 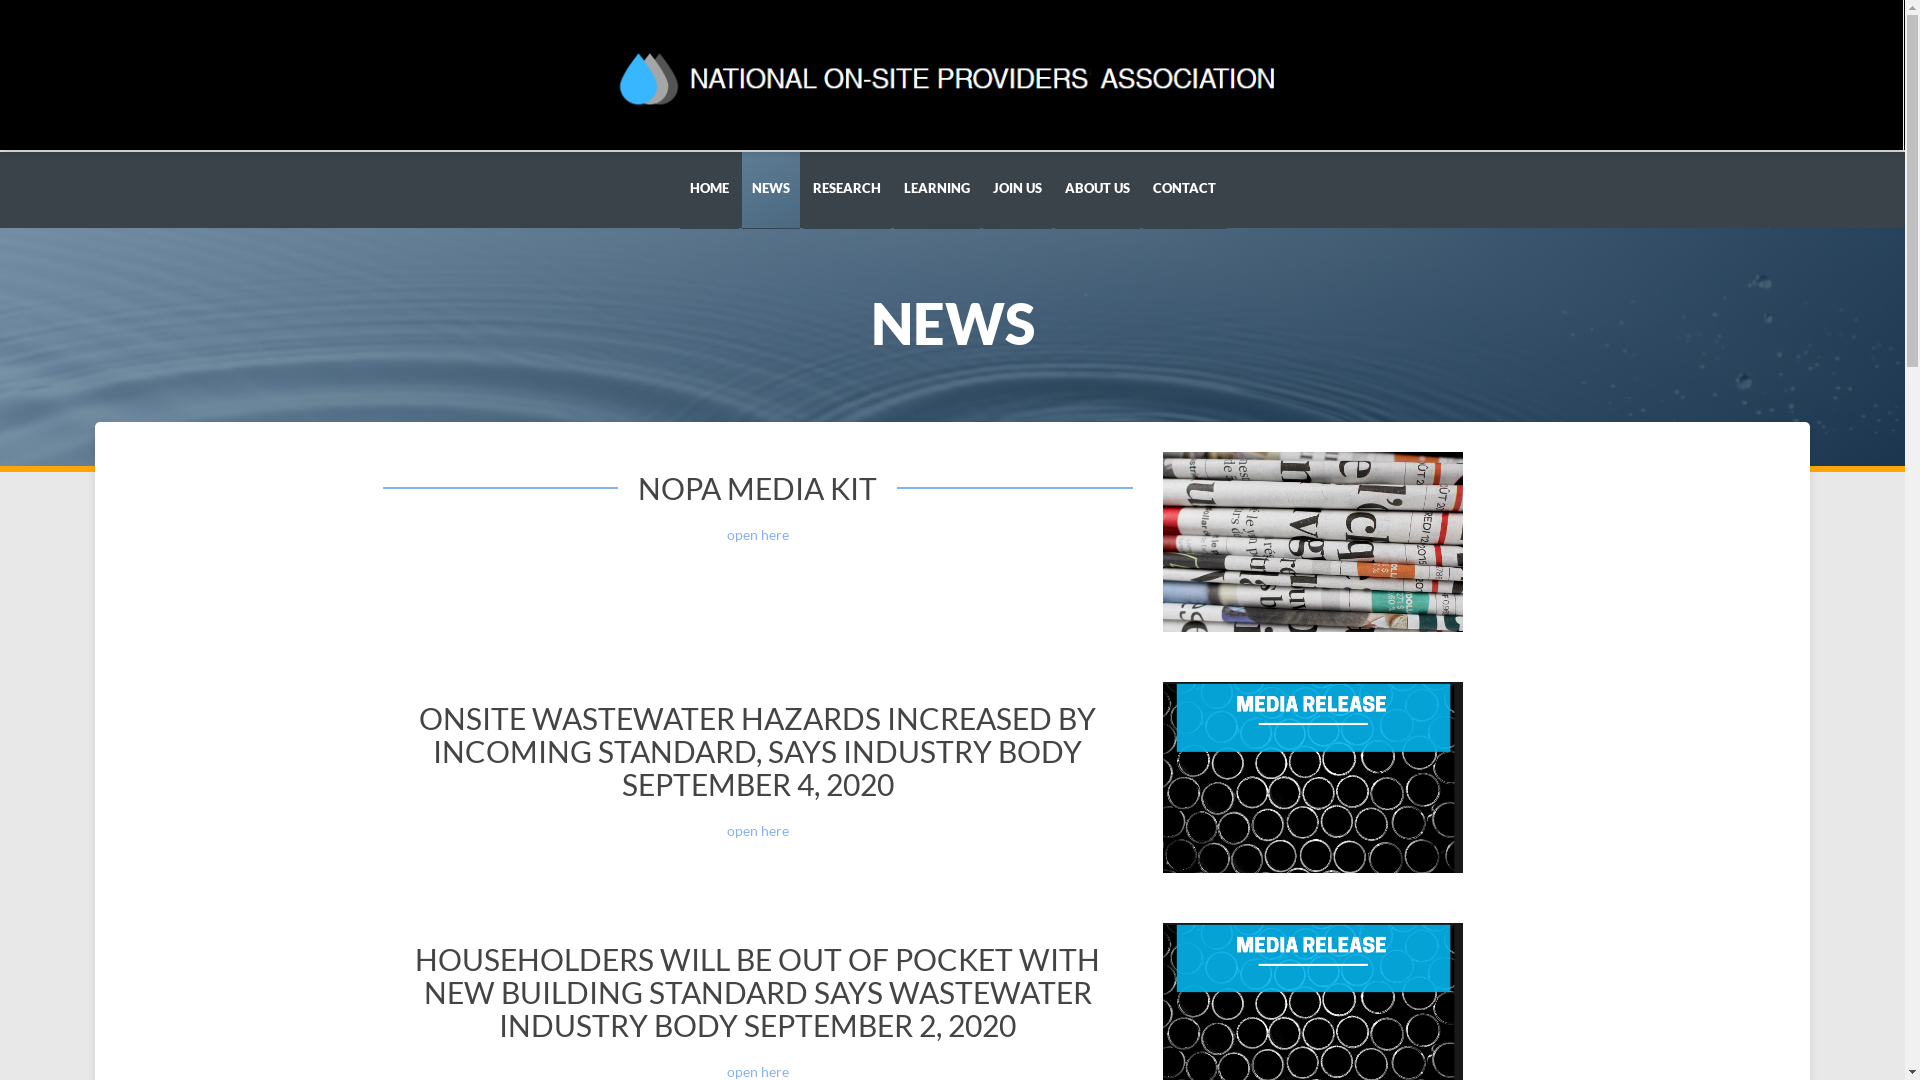 I want to click on 'JOIN US', so click(x=1016, y=190).